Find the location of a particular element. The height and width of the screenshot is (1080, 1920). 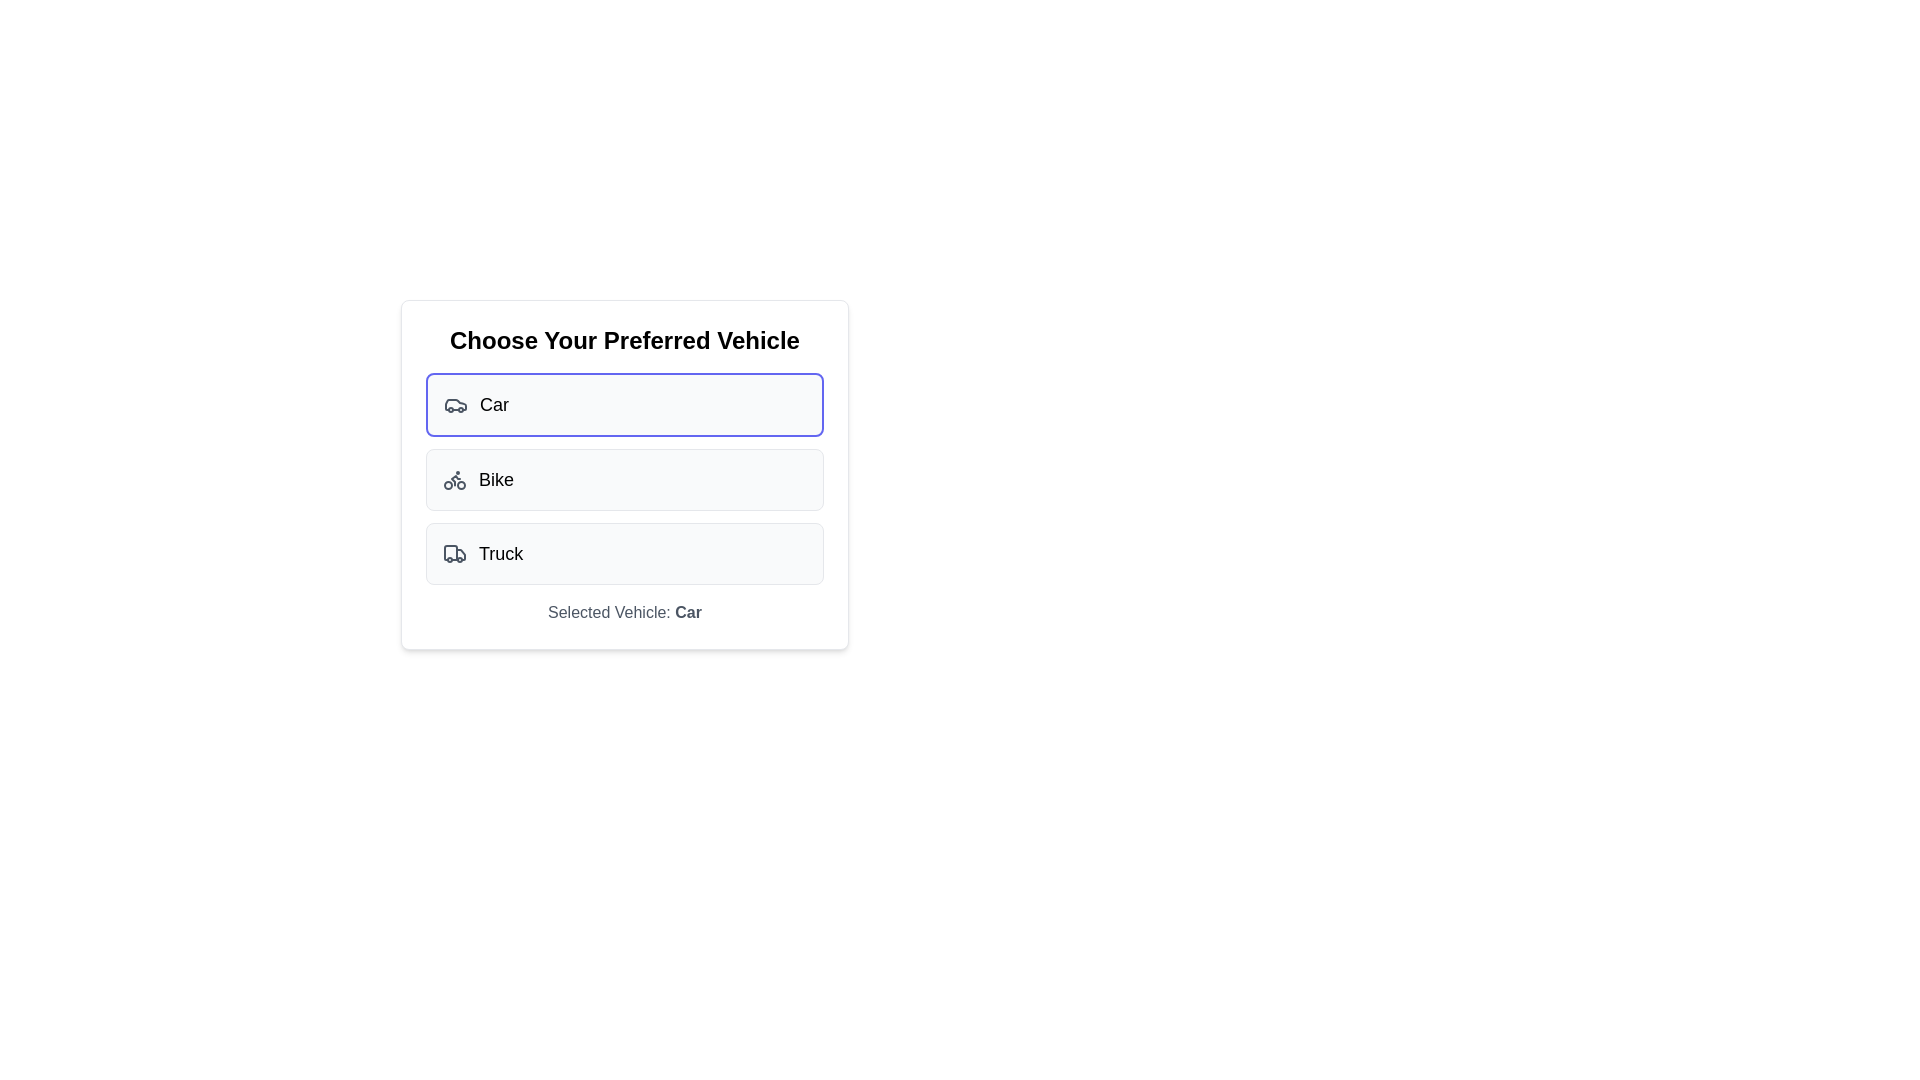

the text component displaying 'Choose Your Preferred Vehicle', which is bold, large, and centered at the top of the selection card is located at coordinates (623, 339).